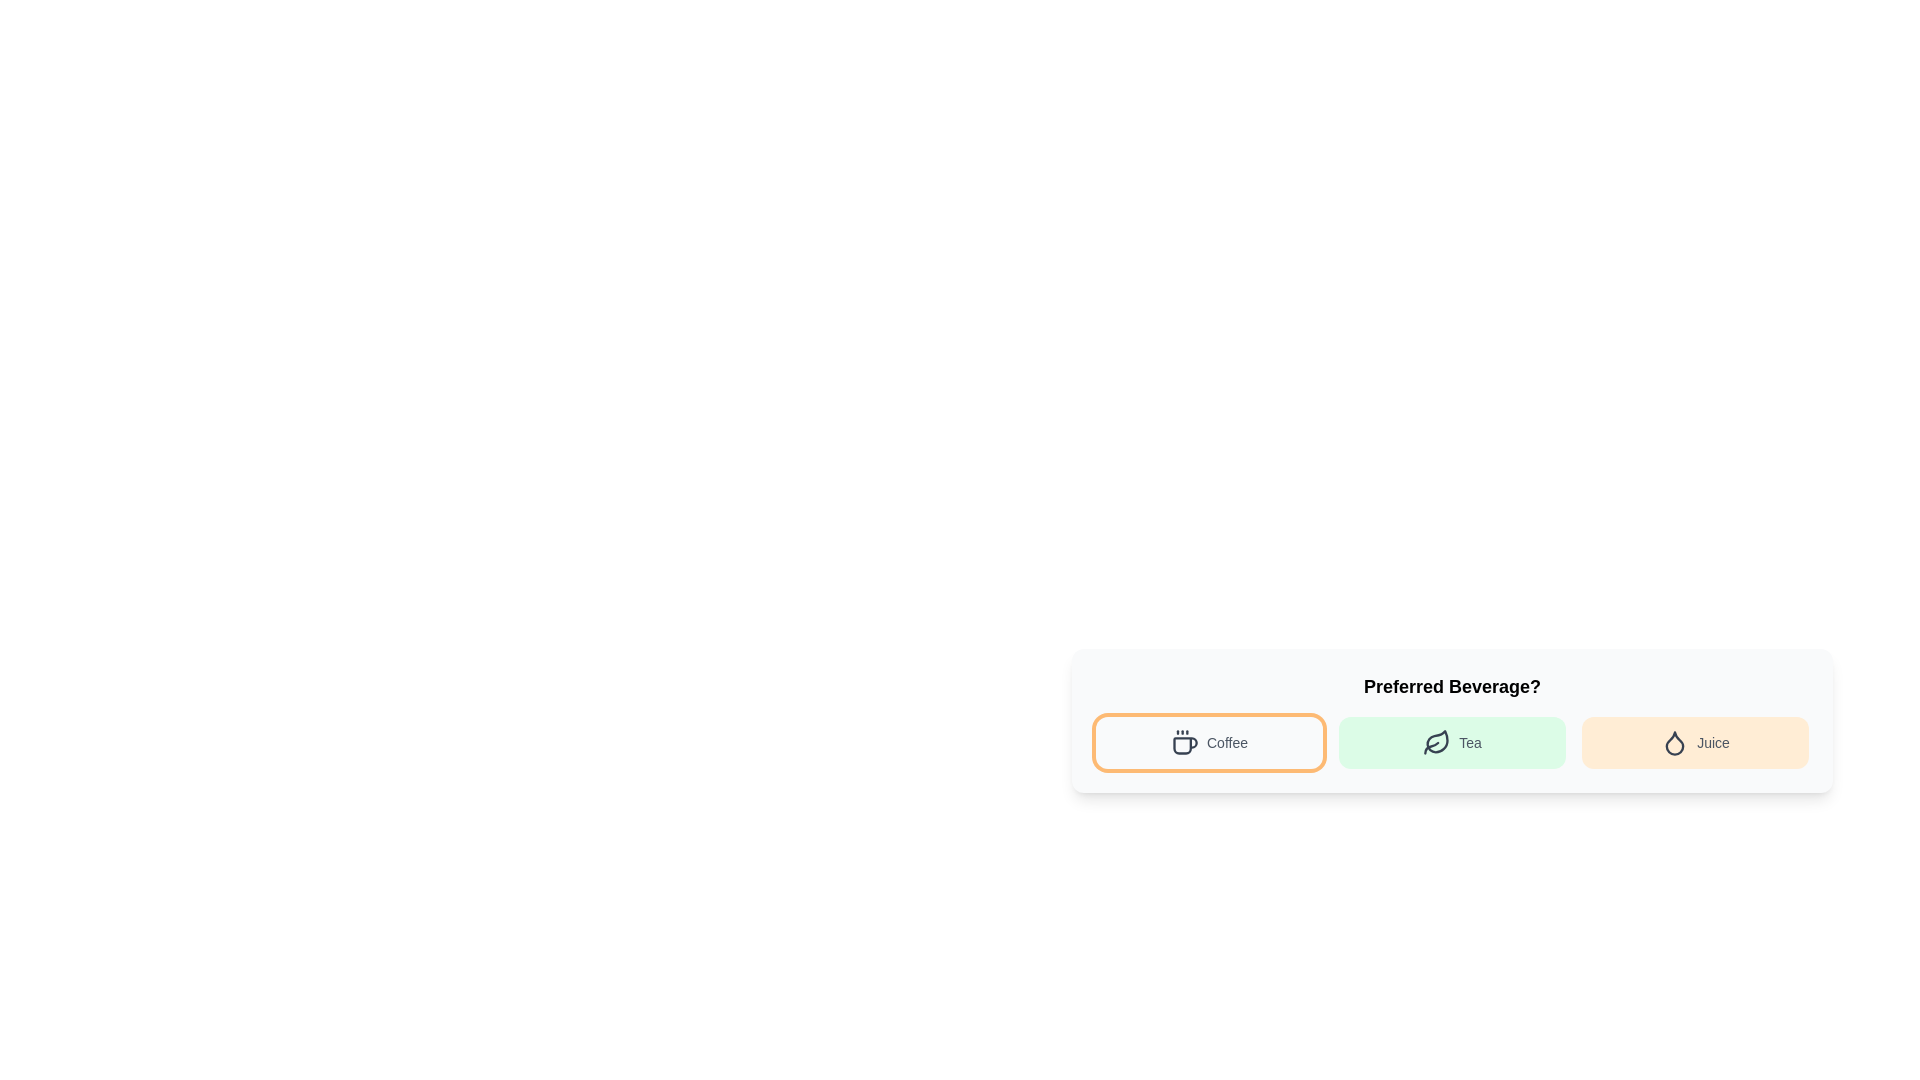 The height and width of the screenshot is (1080, 1920). What do you see at coordinates (1208, 743) in the screenshot?
I see `the button labeled 'Coffee', which is the first button in a group of beverage options and features a coffee cup icon and an orange border` at bounding box center [1208, 743].